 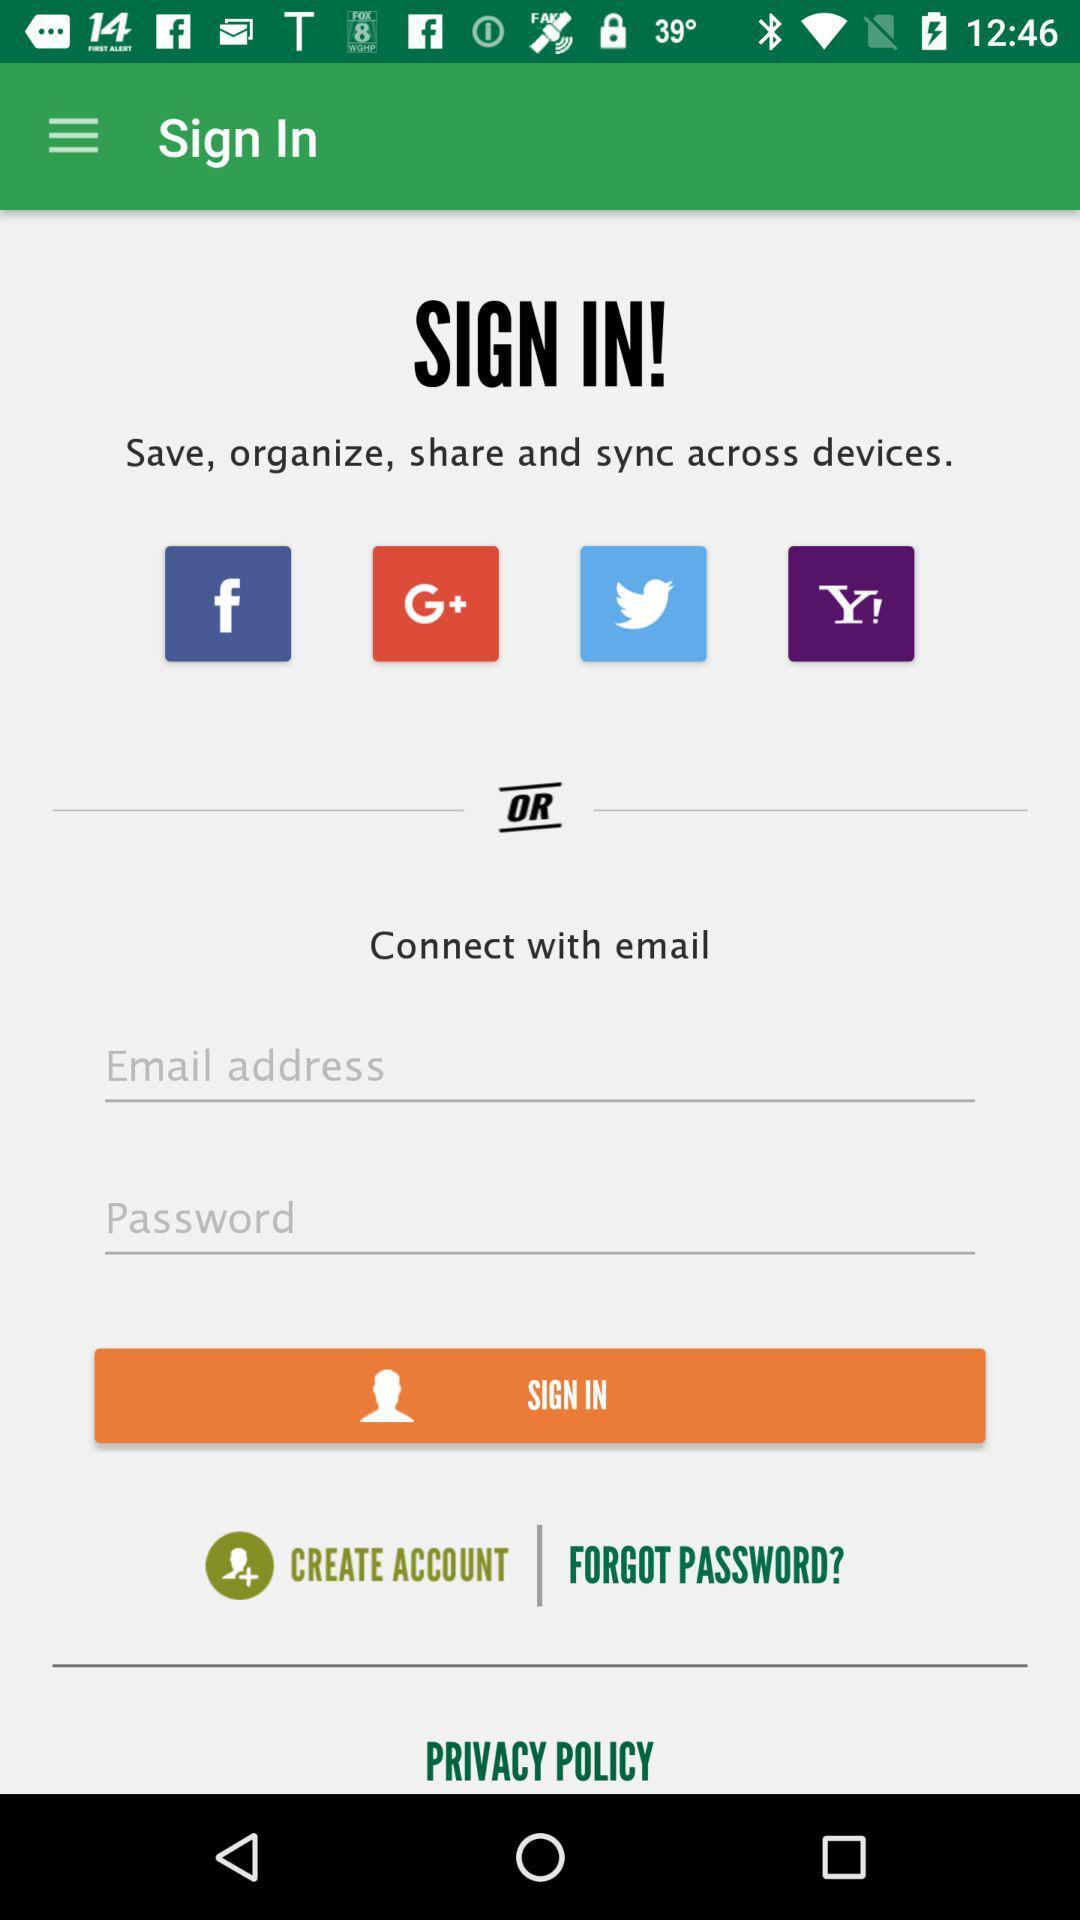 I want to click on mail address, so click(x=540, y=1066).